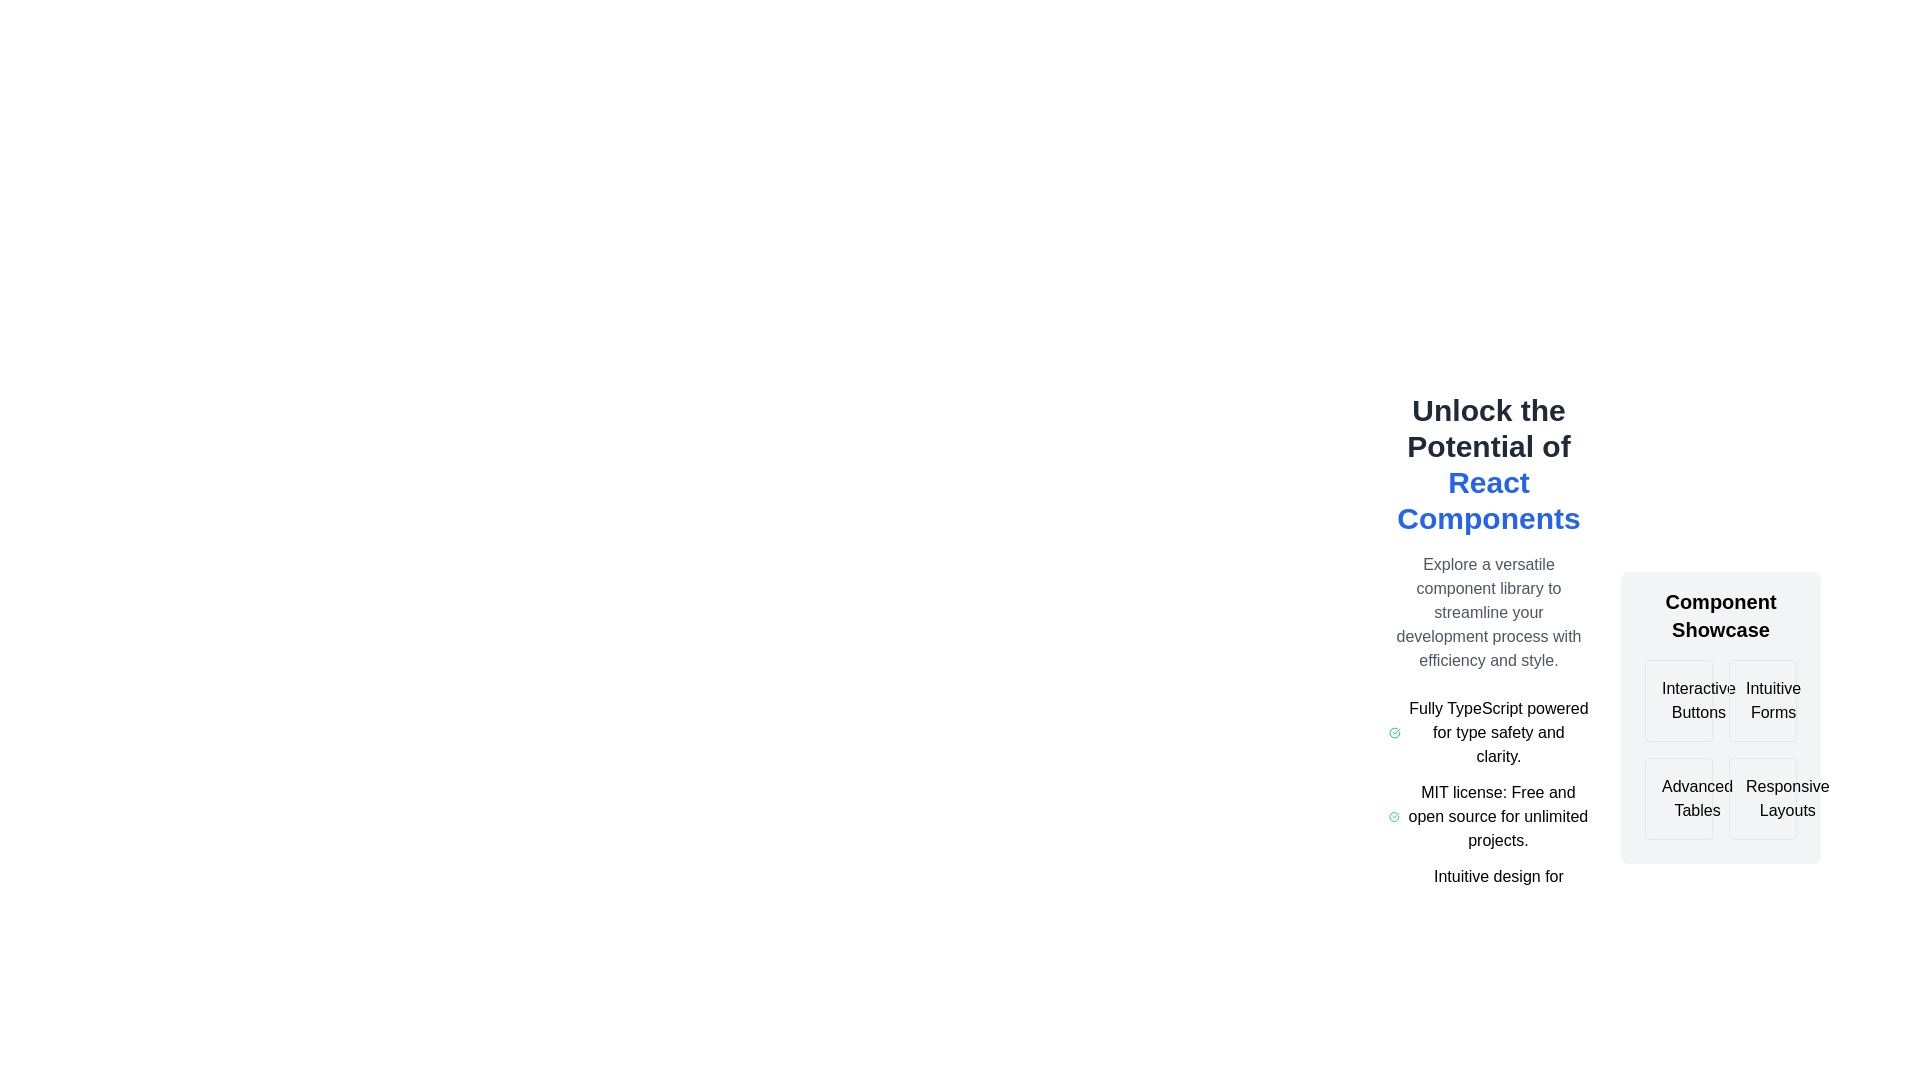  I want to click on the design of the star-shaped SVG icon located in the 'Component Showcase' panel on the right side of the page, so click(1813, 699).